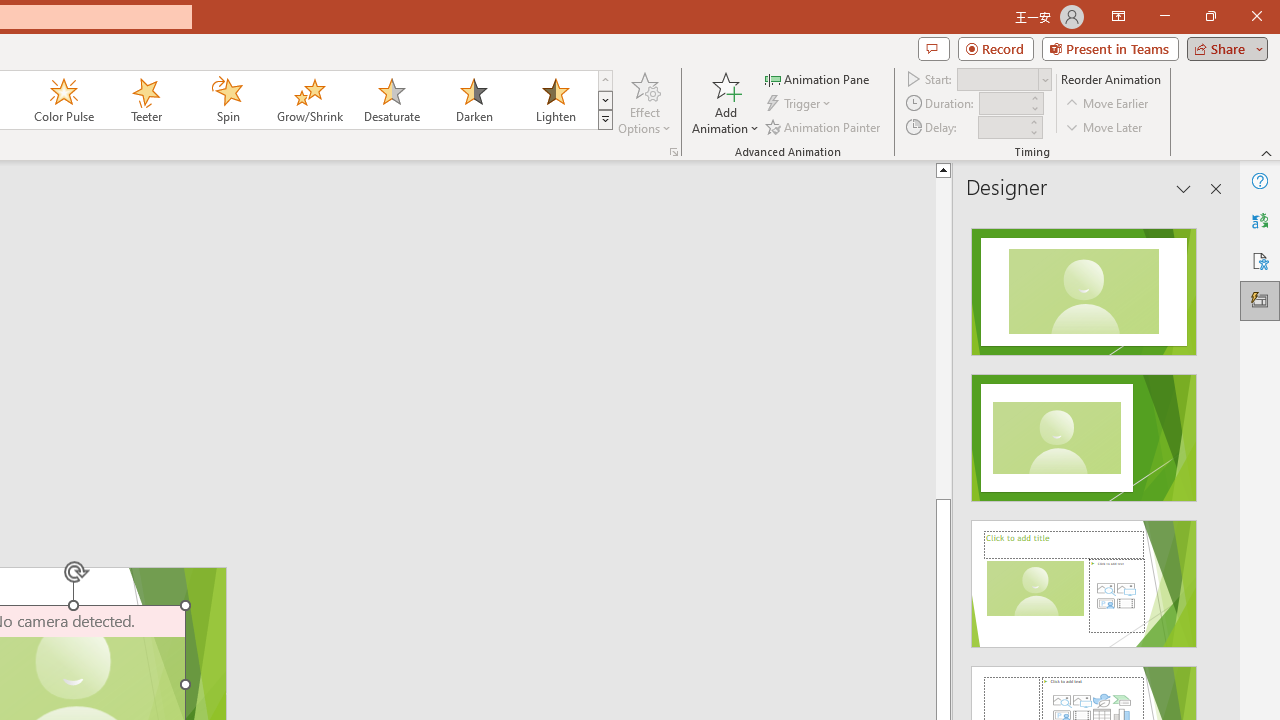 The image size is (1280, 720). I want to click on 'Animation Pane', so click(818, 78).